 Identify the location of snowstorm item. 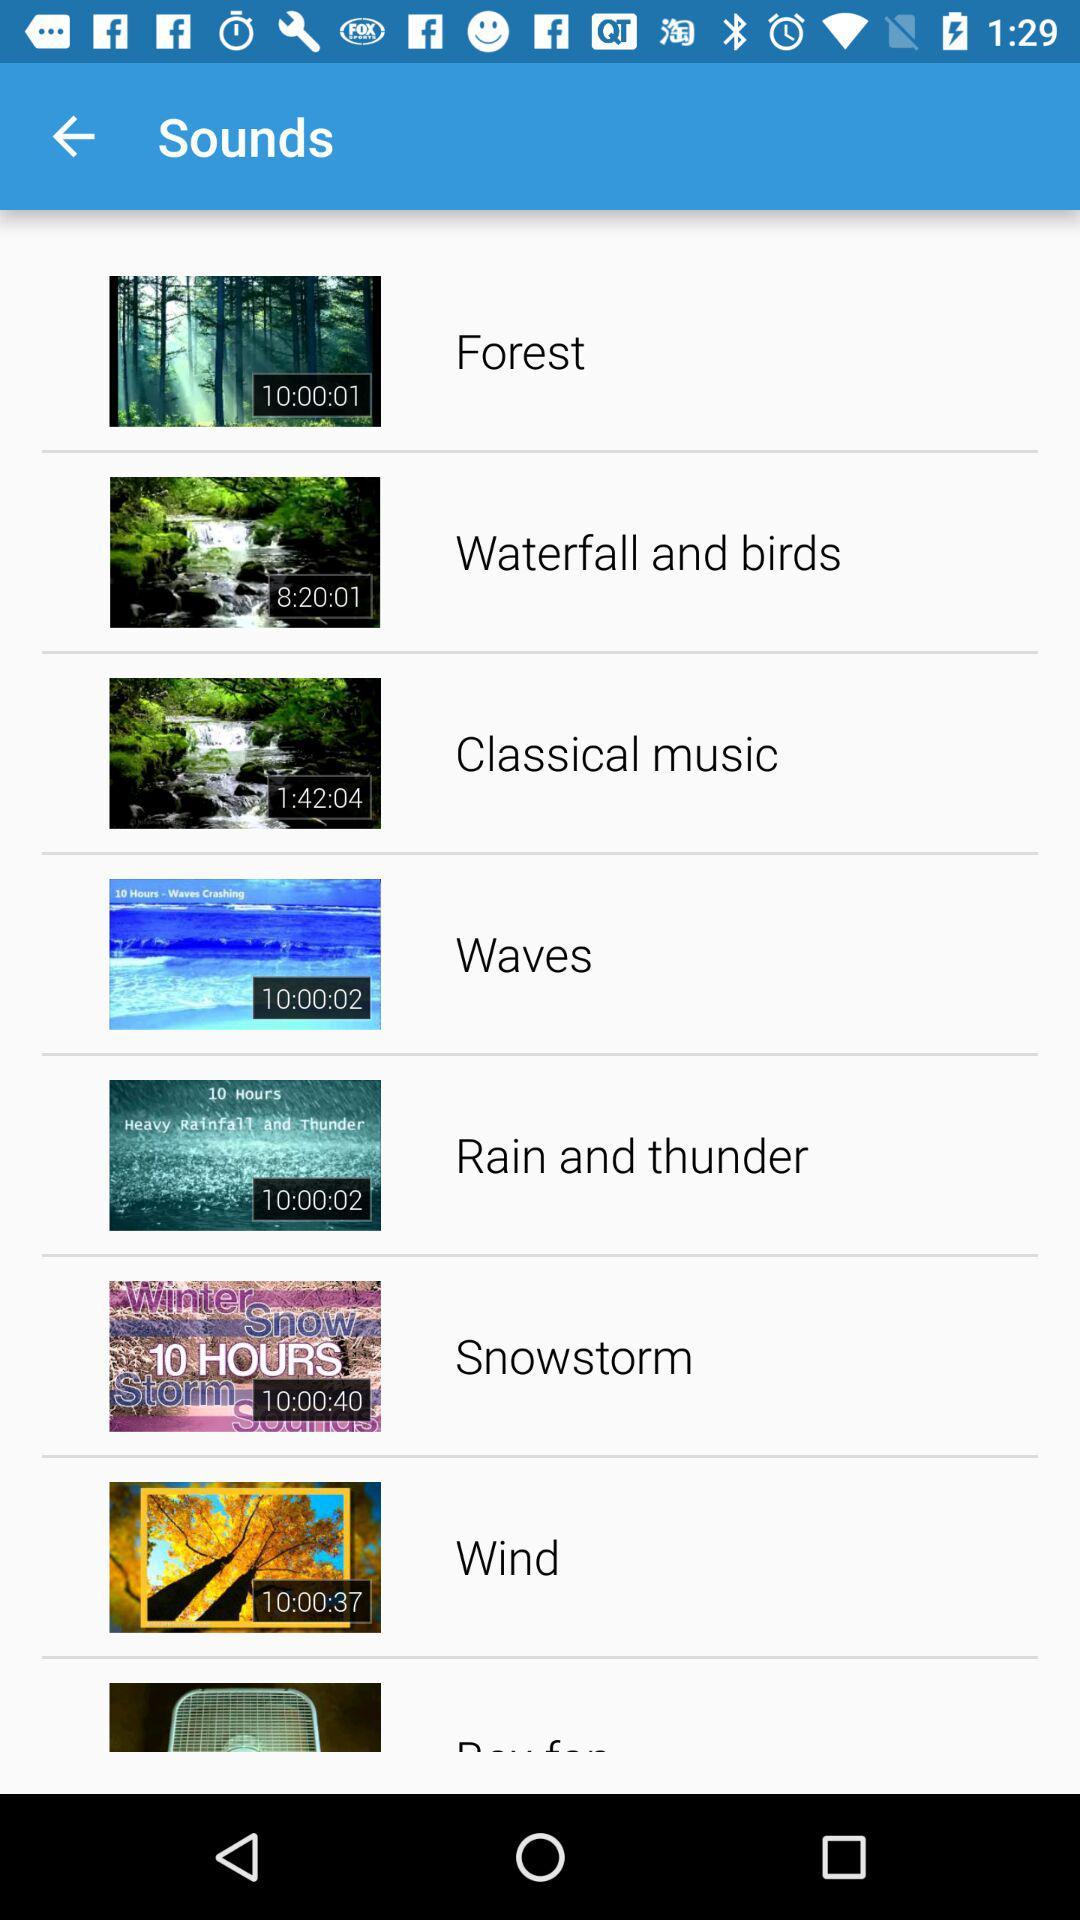
(739, 1355).